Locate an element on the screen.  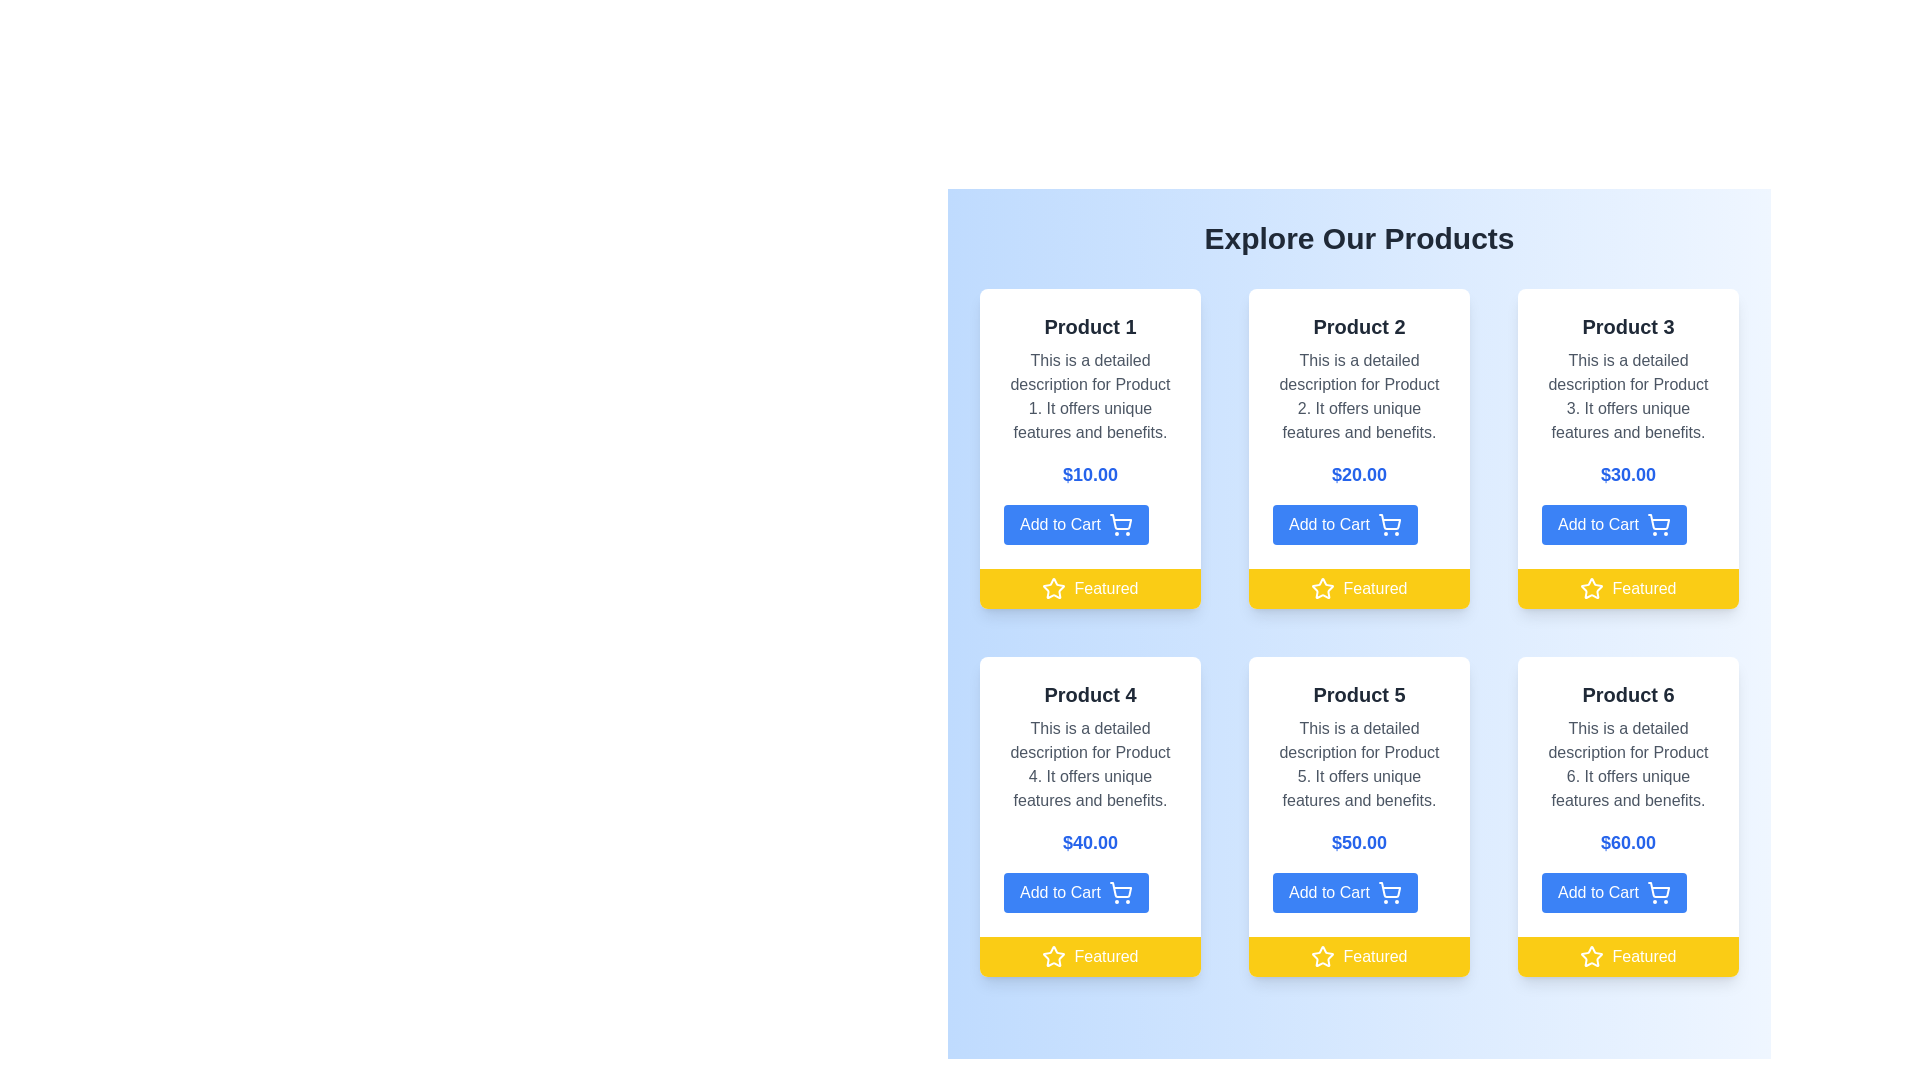
the text label displaying the price '$20.00', which is styled in bold blue font and located within the second product card, centered horizontally between the product description and the 'Add to Cart' button is located at coordinates (1359, 474).